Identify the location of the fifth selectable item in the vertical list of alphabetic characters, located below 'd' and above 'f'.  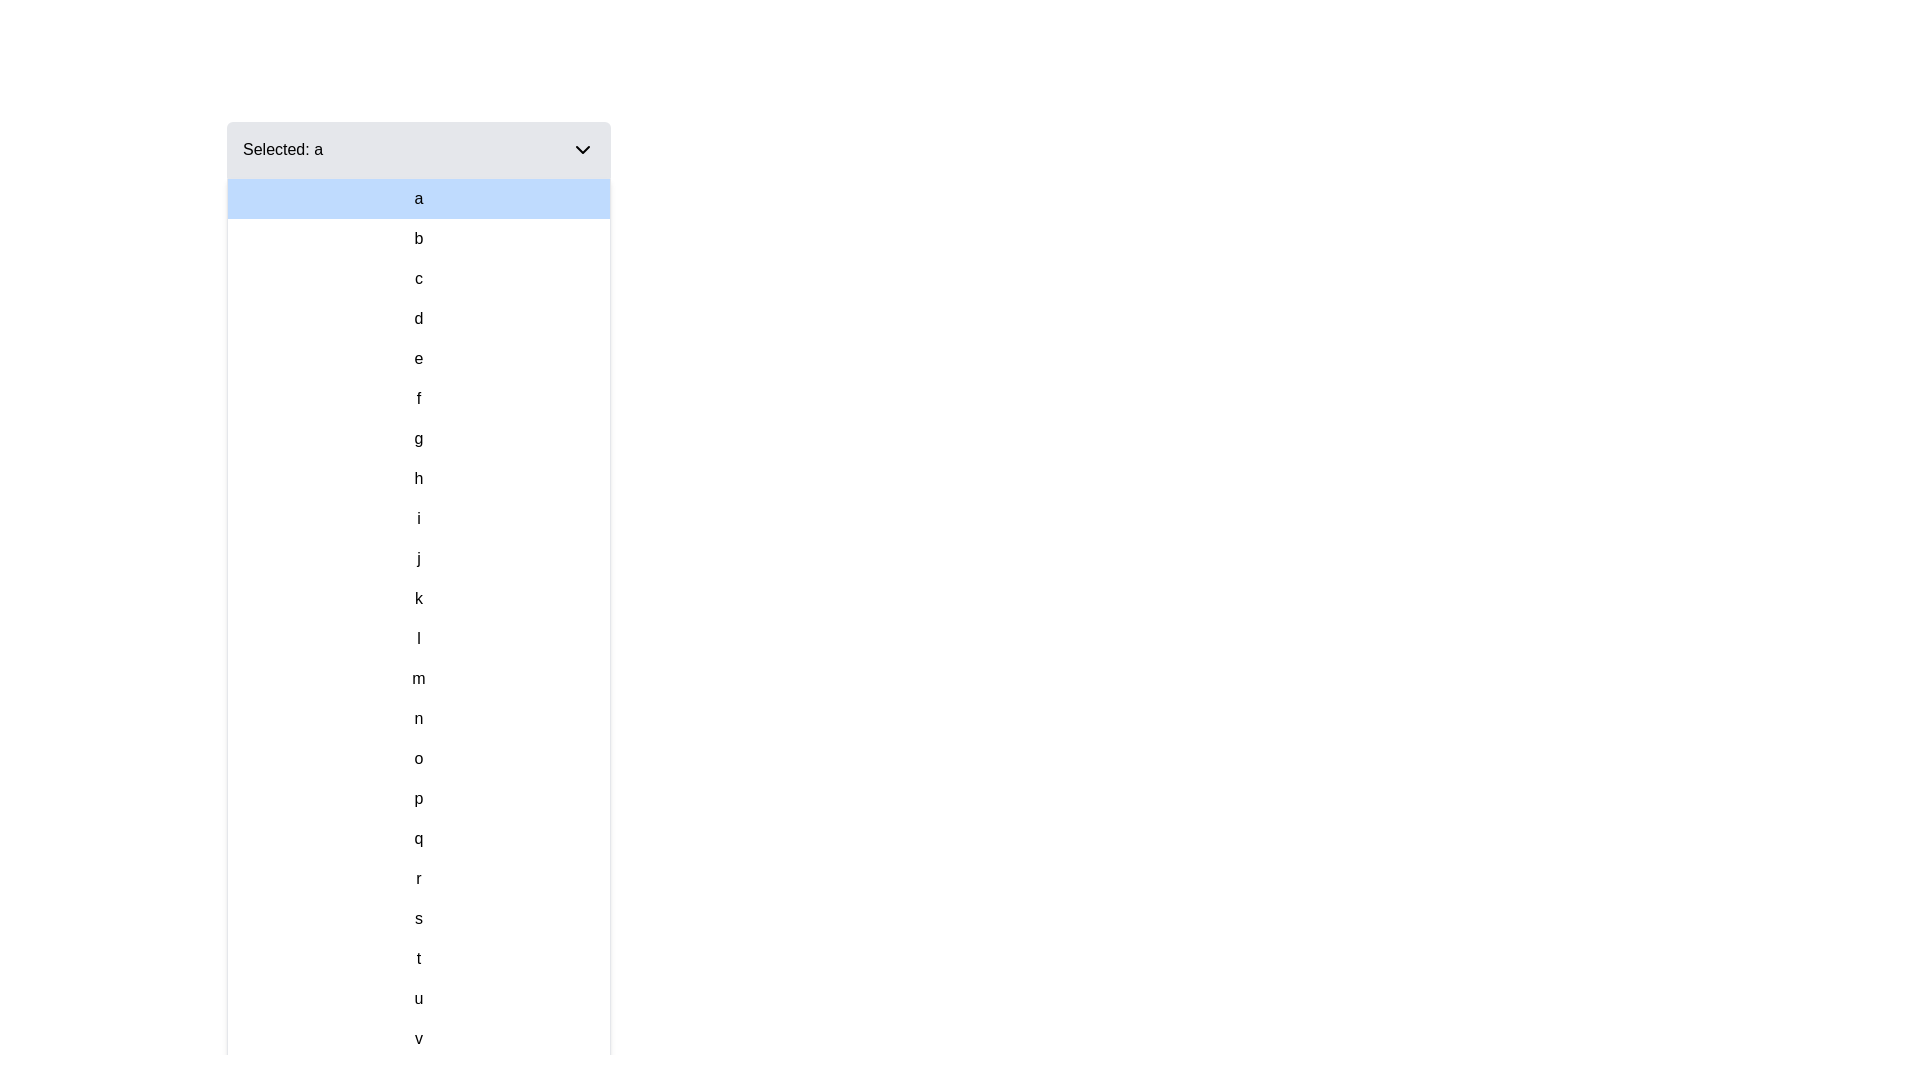
(417, 357).